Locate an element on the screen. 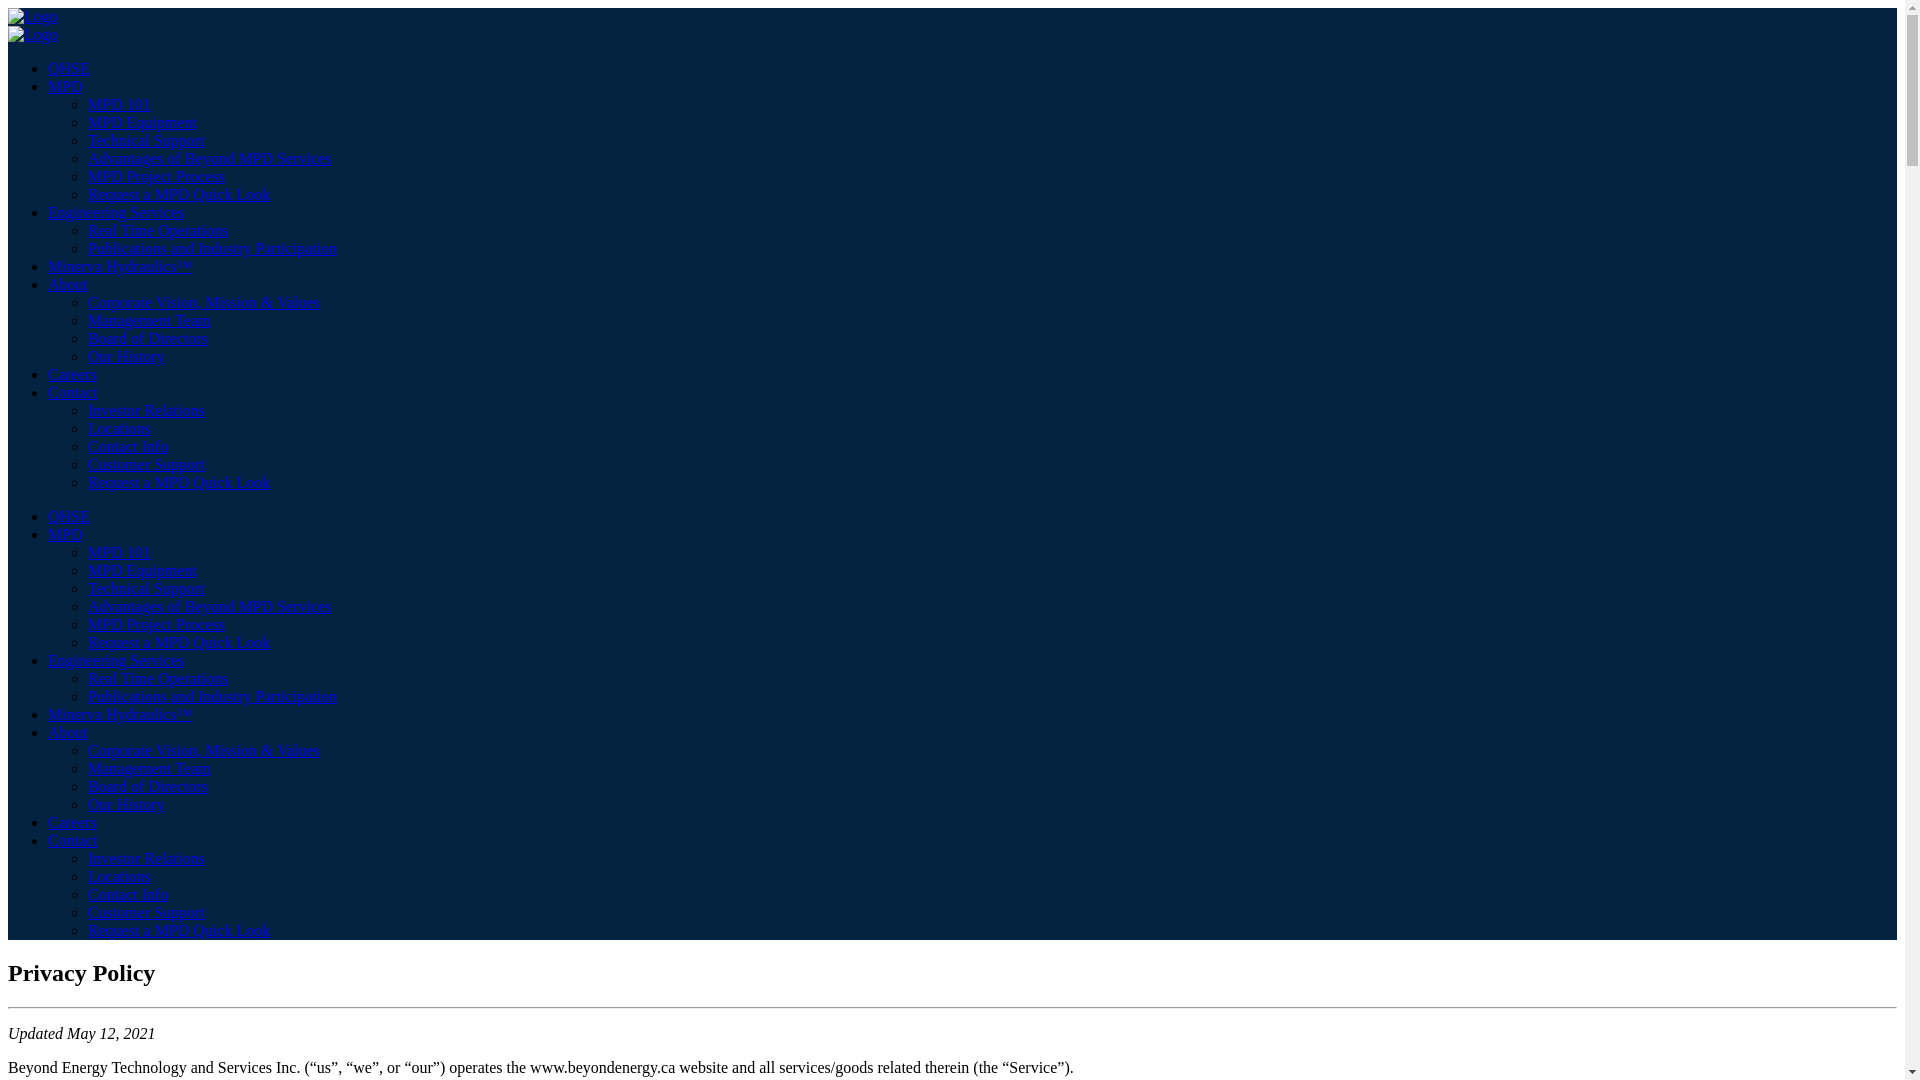  'Contact Info' is located at coordinates (127, 445).